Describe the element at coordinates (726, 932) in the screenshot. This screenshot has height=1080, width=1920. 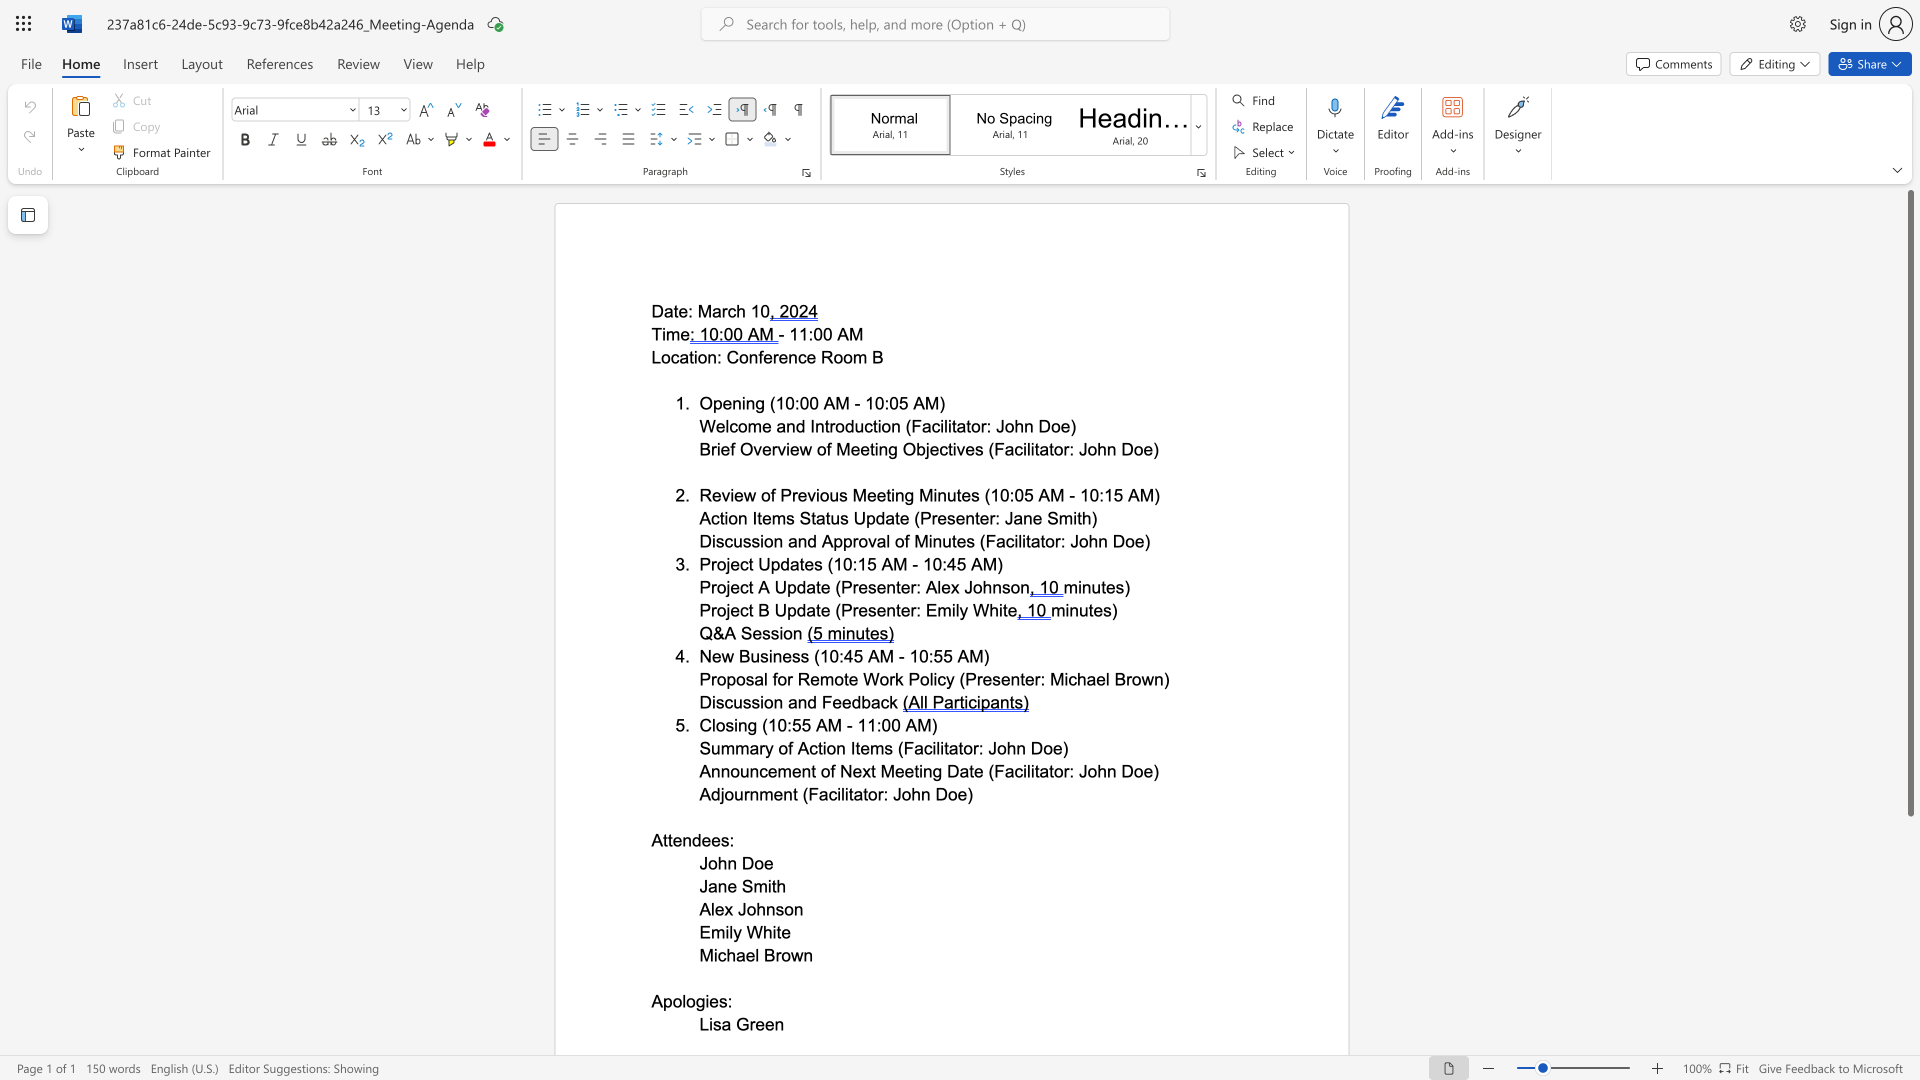
I see `the 1th character "i" in the text` at that location.